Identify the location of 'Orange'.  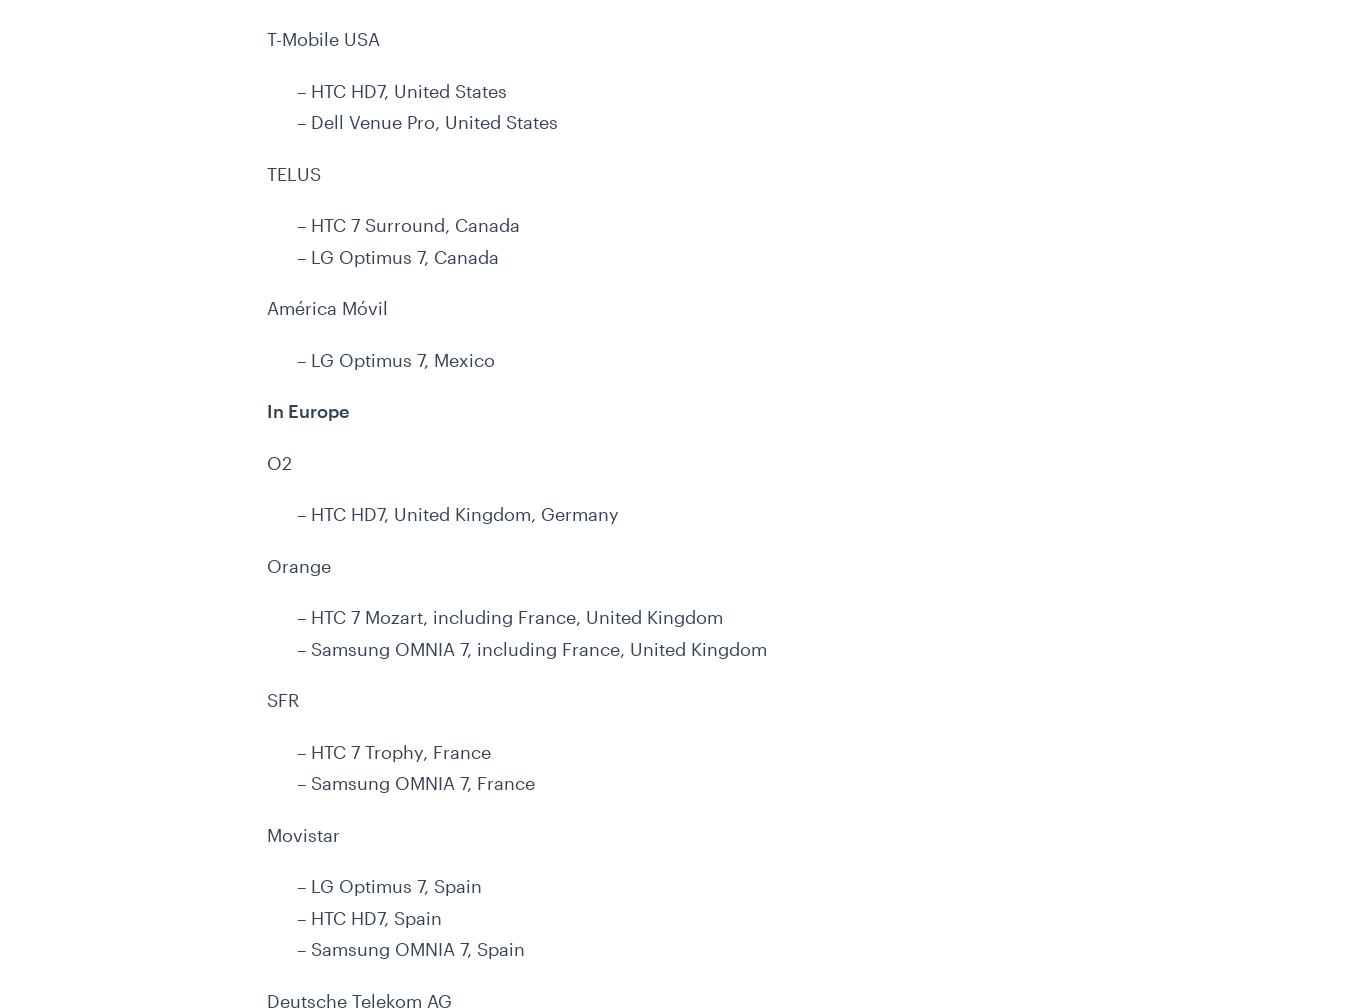
(299, 564).